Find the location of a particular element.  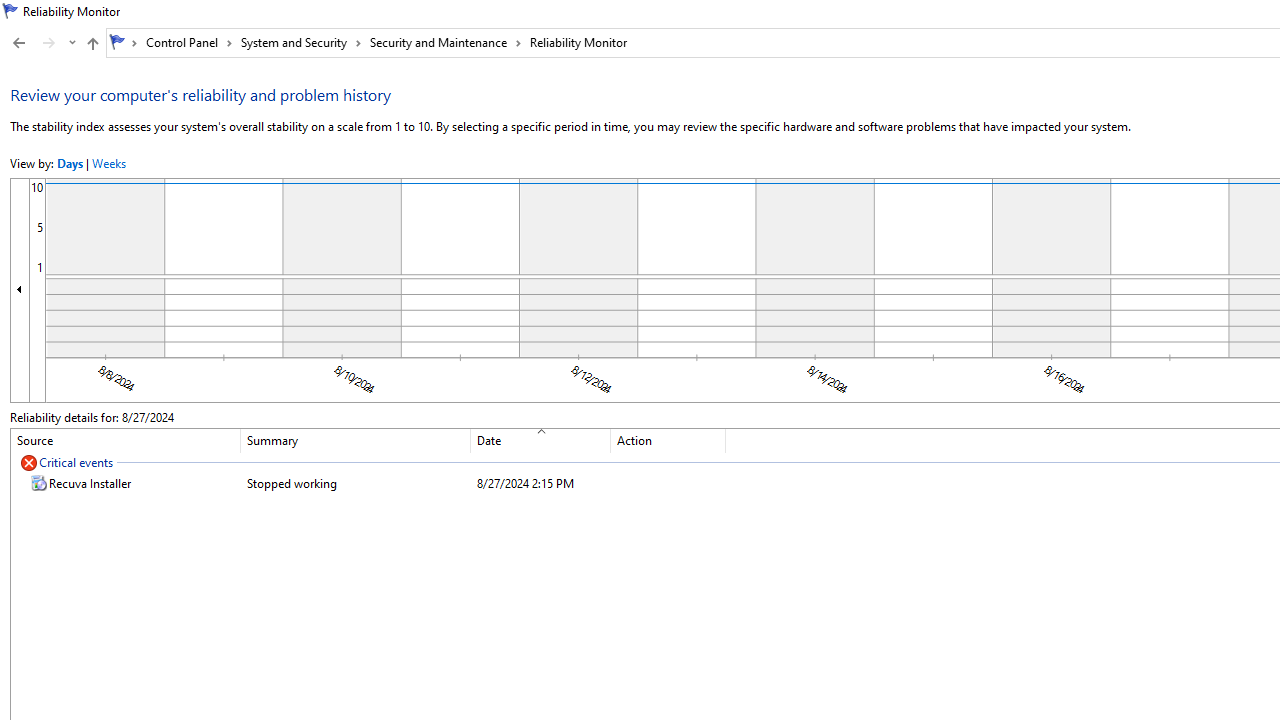

'Back to Security and Maintenance (Alt + Left Arrow)' is located at coordinates (19, 43).